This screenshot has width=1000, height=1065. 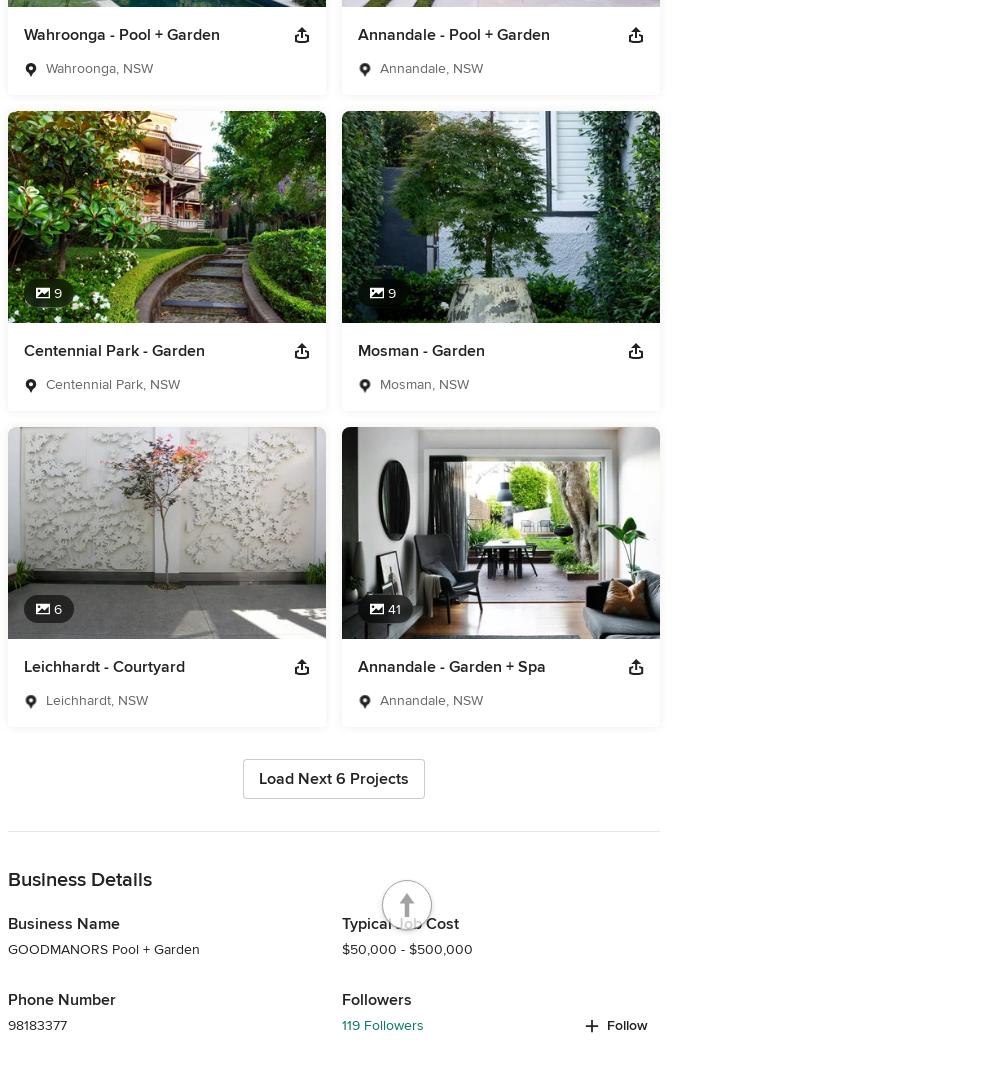 I want to click on 'Mosman - Garden', so click(x=421, y=350).